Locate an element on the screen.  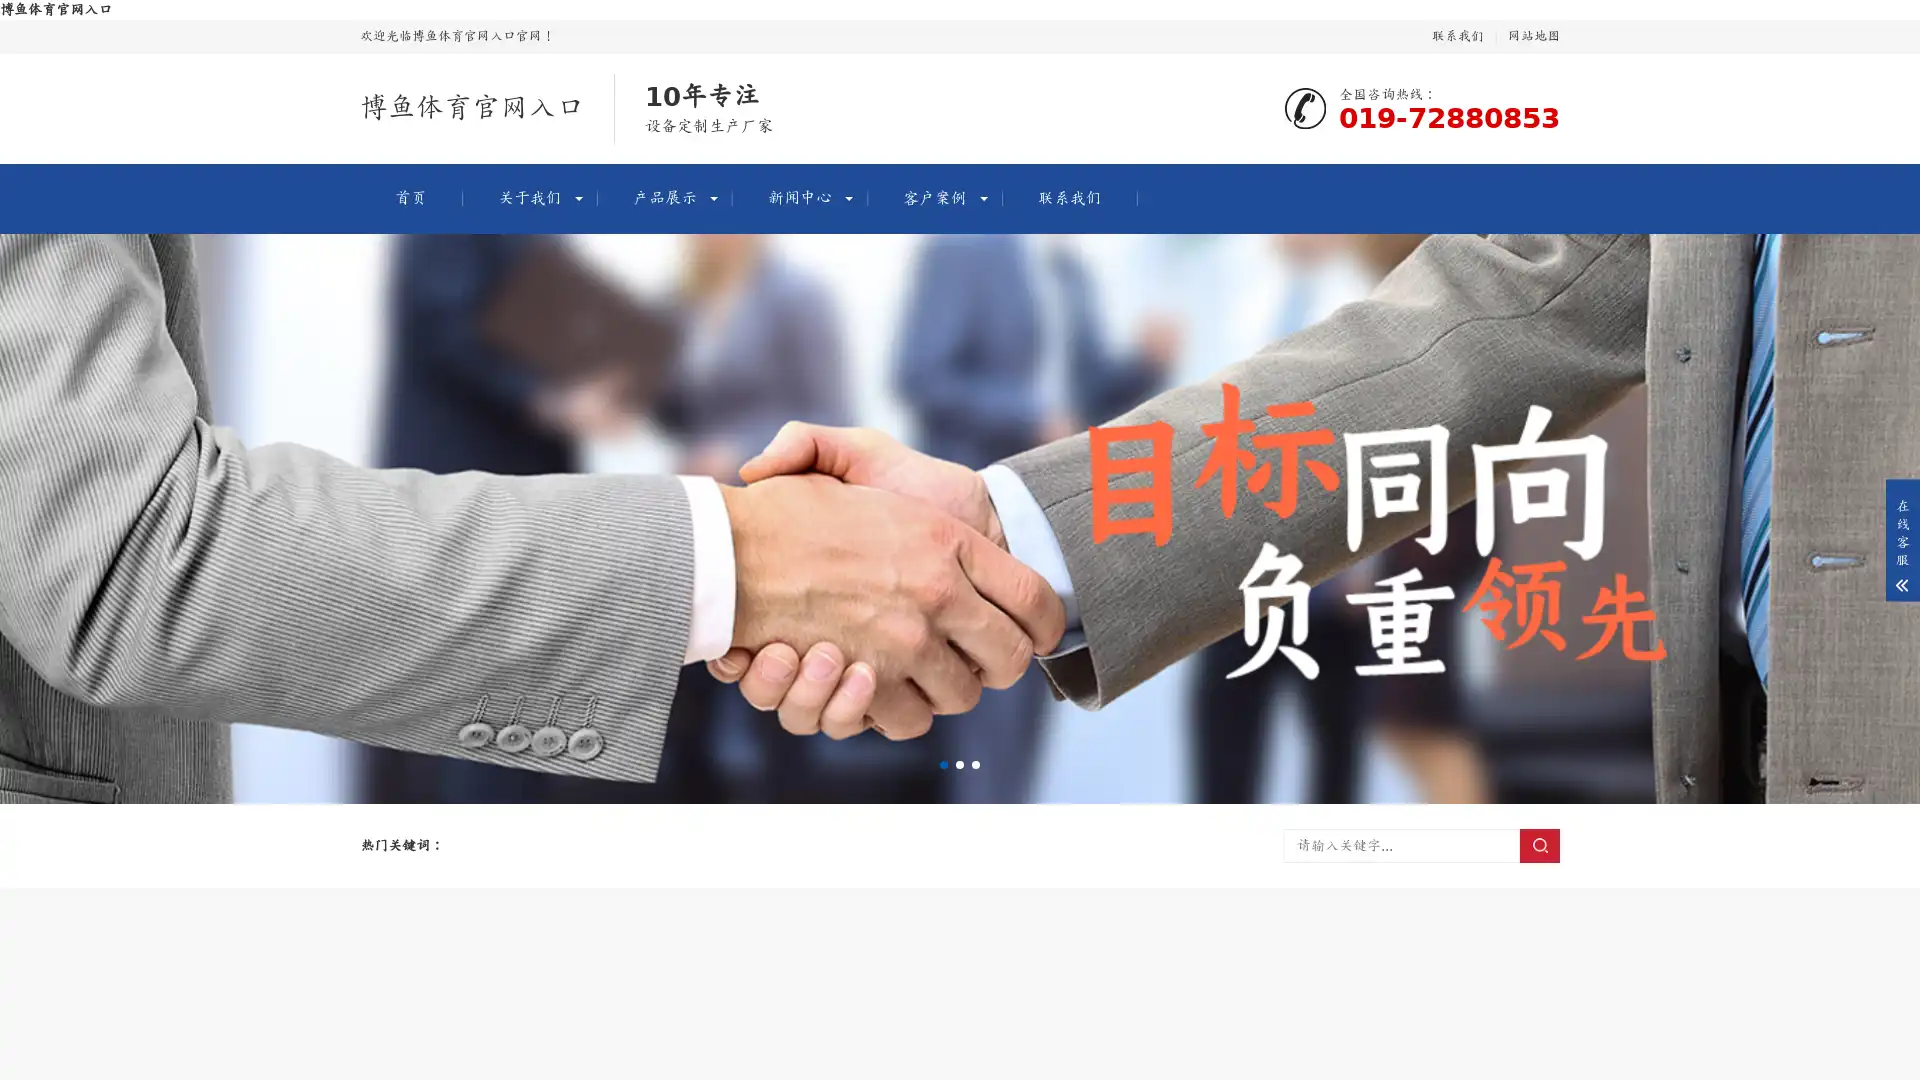
Go to slide 1 is located at coordinates (943, 764).